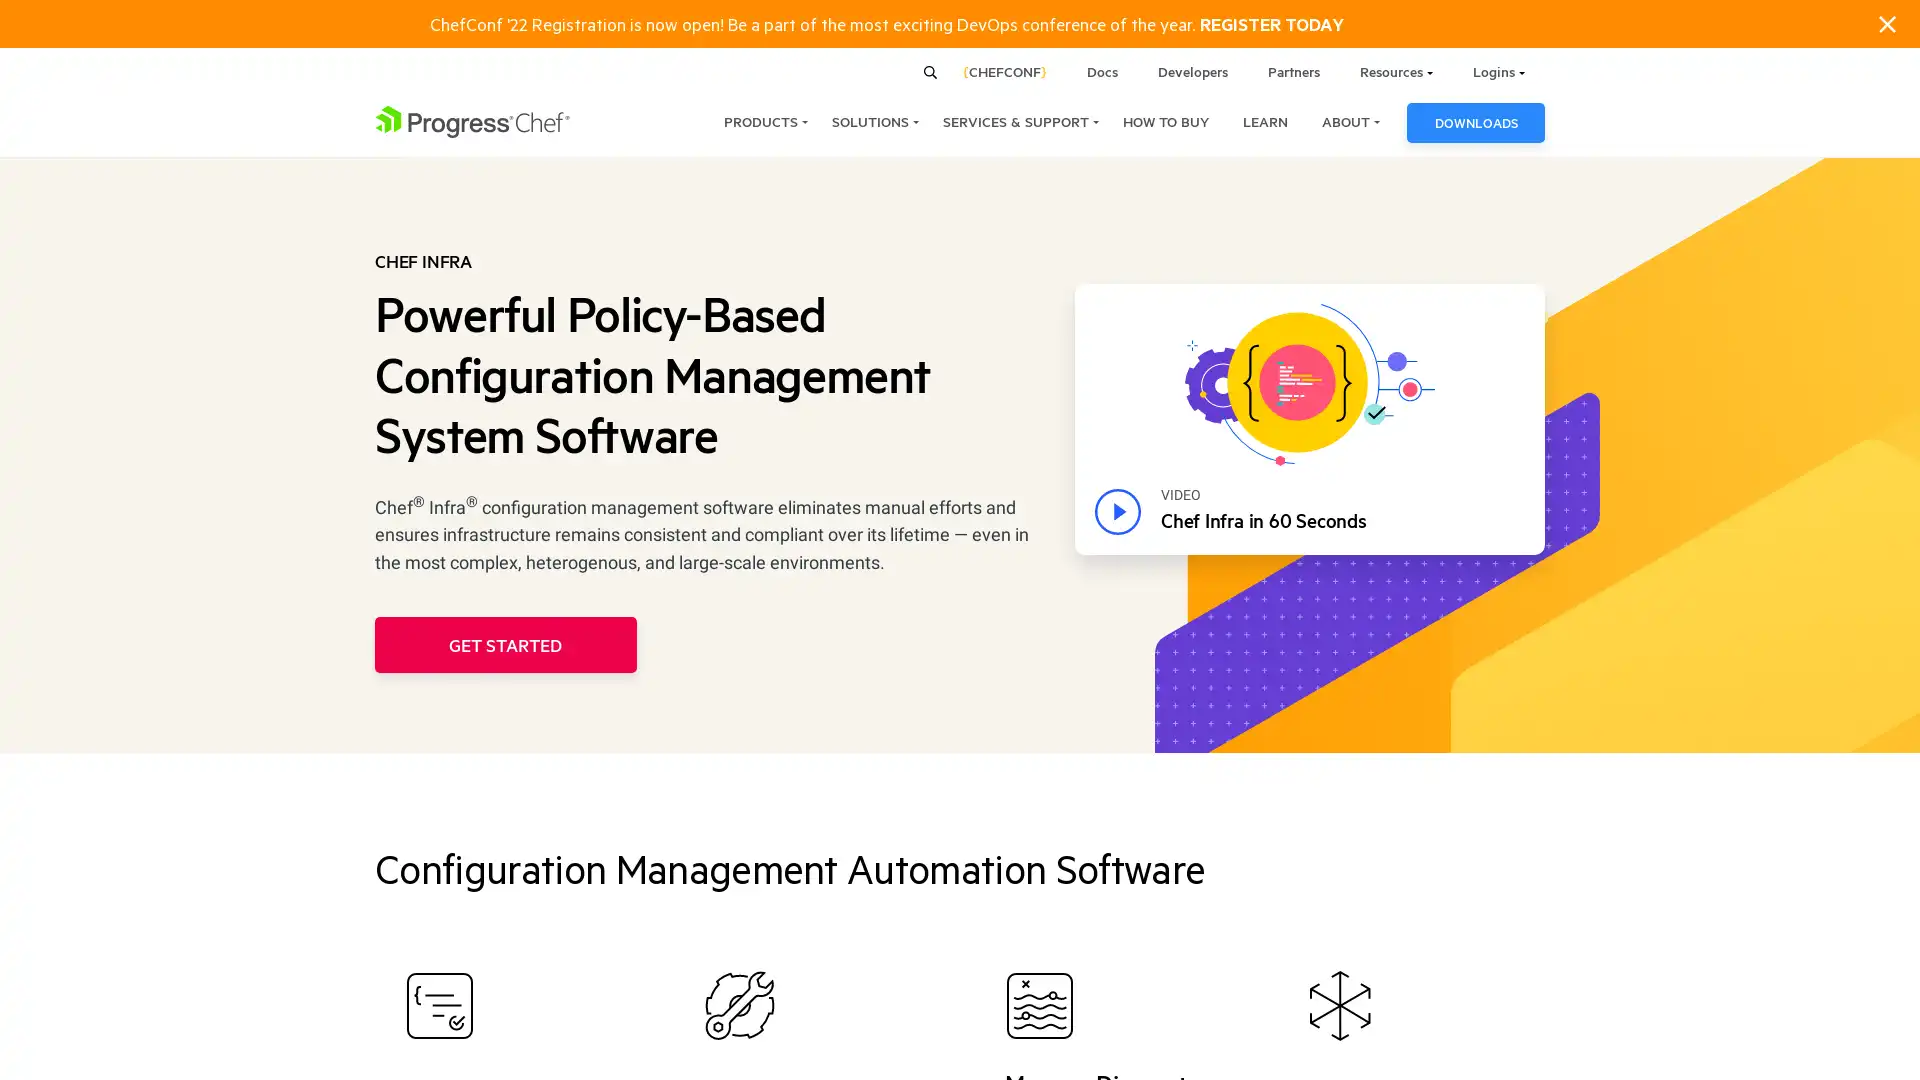  I want to click on SERVICES & SUPPORT, so click(1016, 122).